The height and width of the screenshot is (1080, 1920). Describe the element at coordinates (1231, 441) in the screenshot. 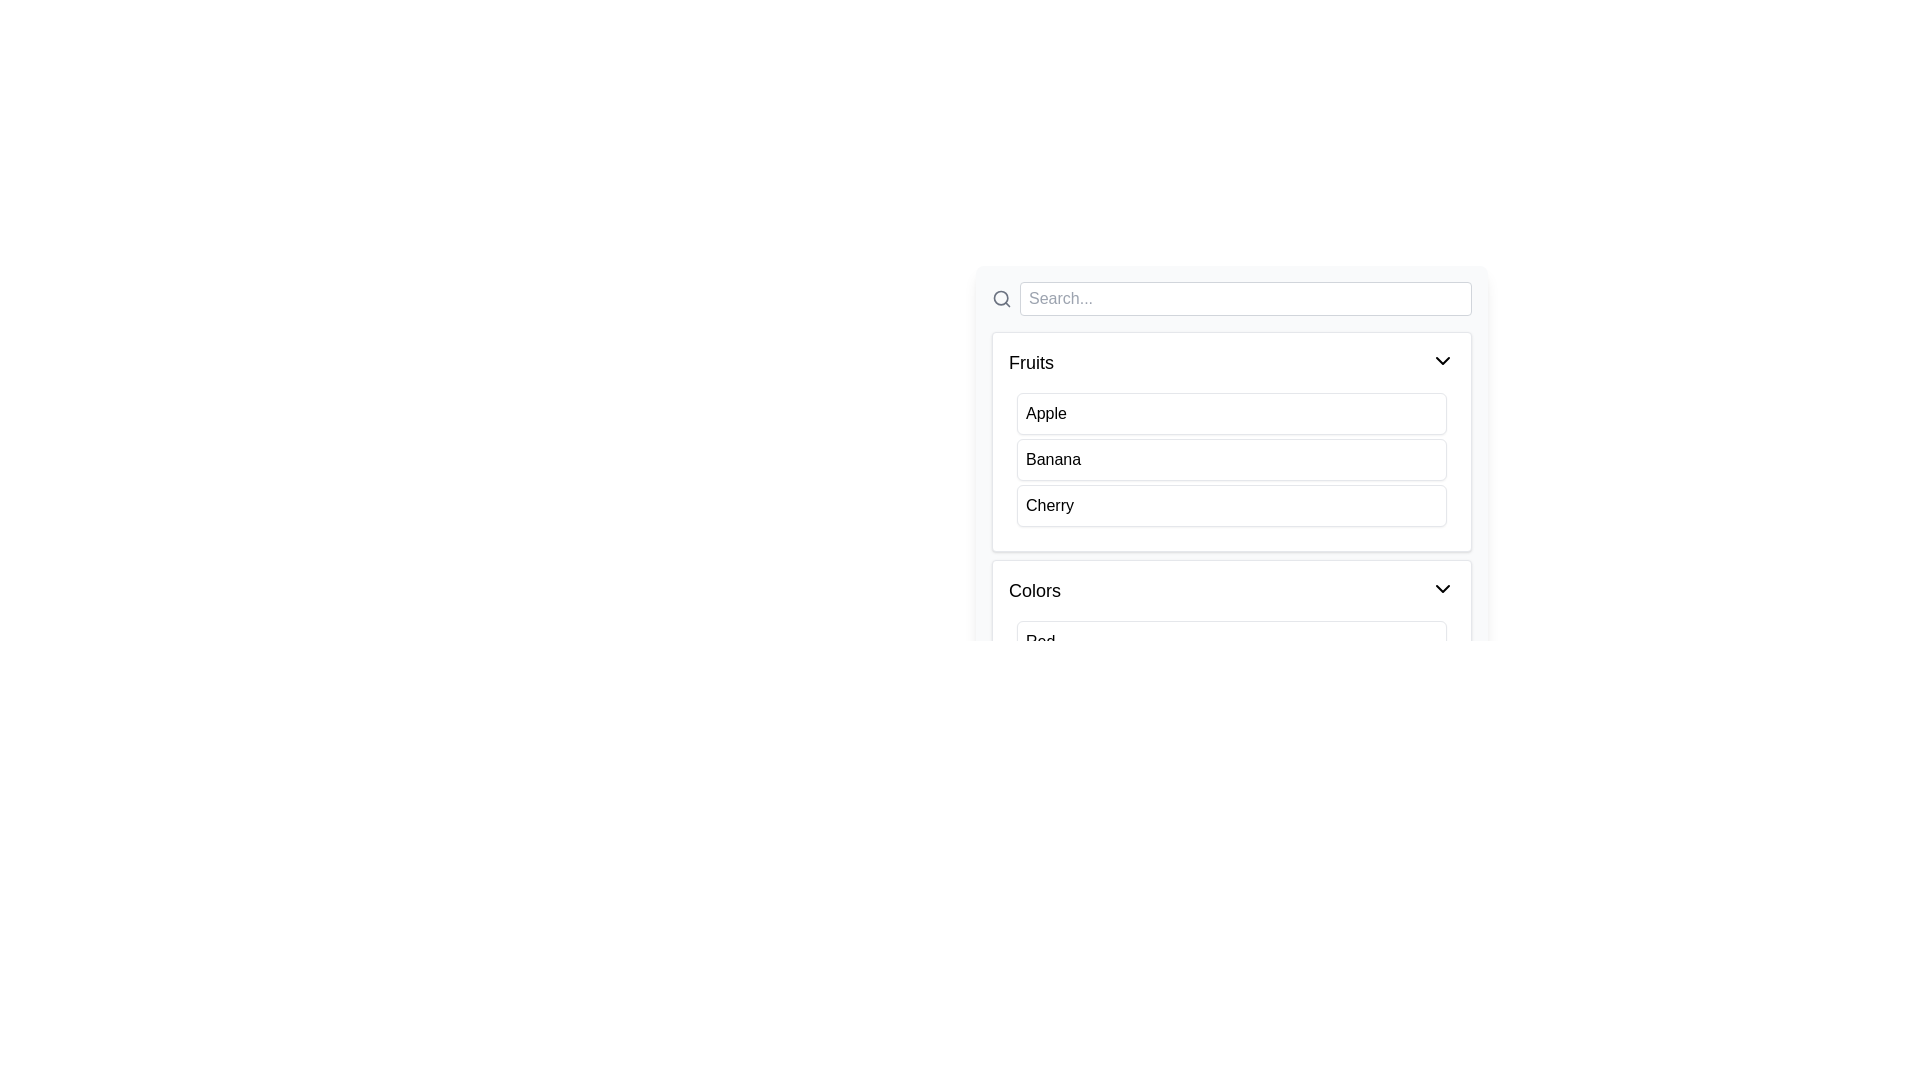

I see `the dropdown-like structure labeled 'Fruits' that contains items 'Apple', 'Banana', and 'Cherry'` at that location.